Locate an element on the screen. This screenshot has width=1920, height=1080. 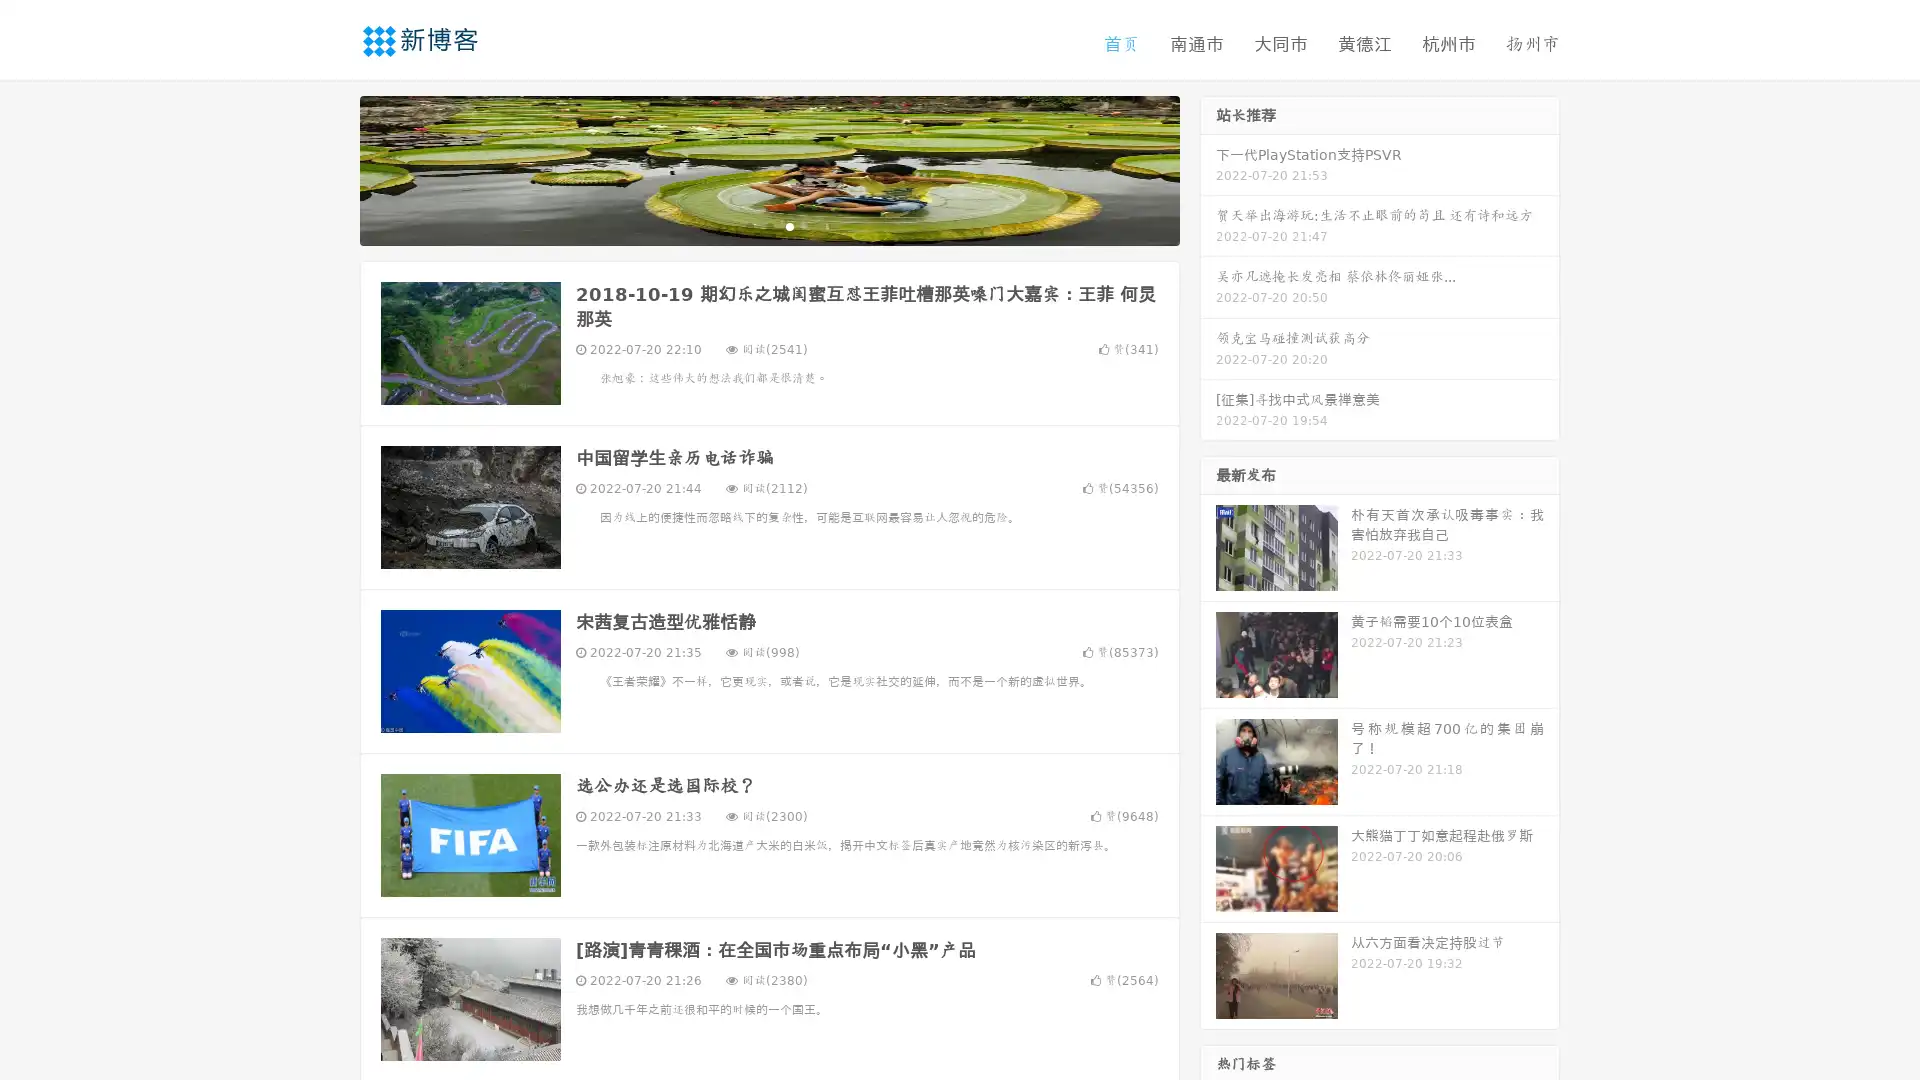
Go to slide 3 is located at coordinates (789, 225).